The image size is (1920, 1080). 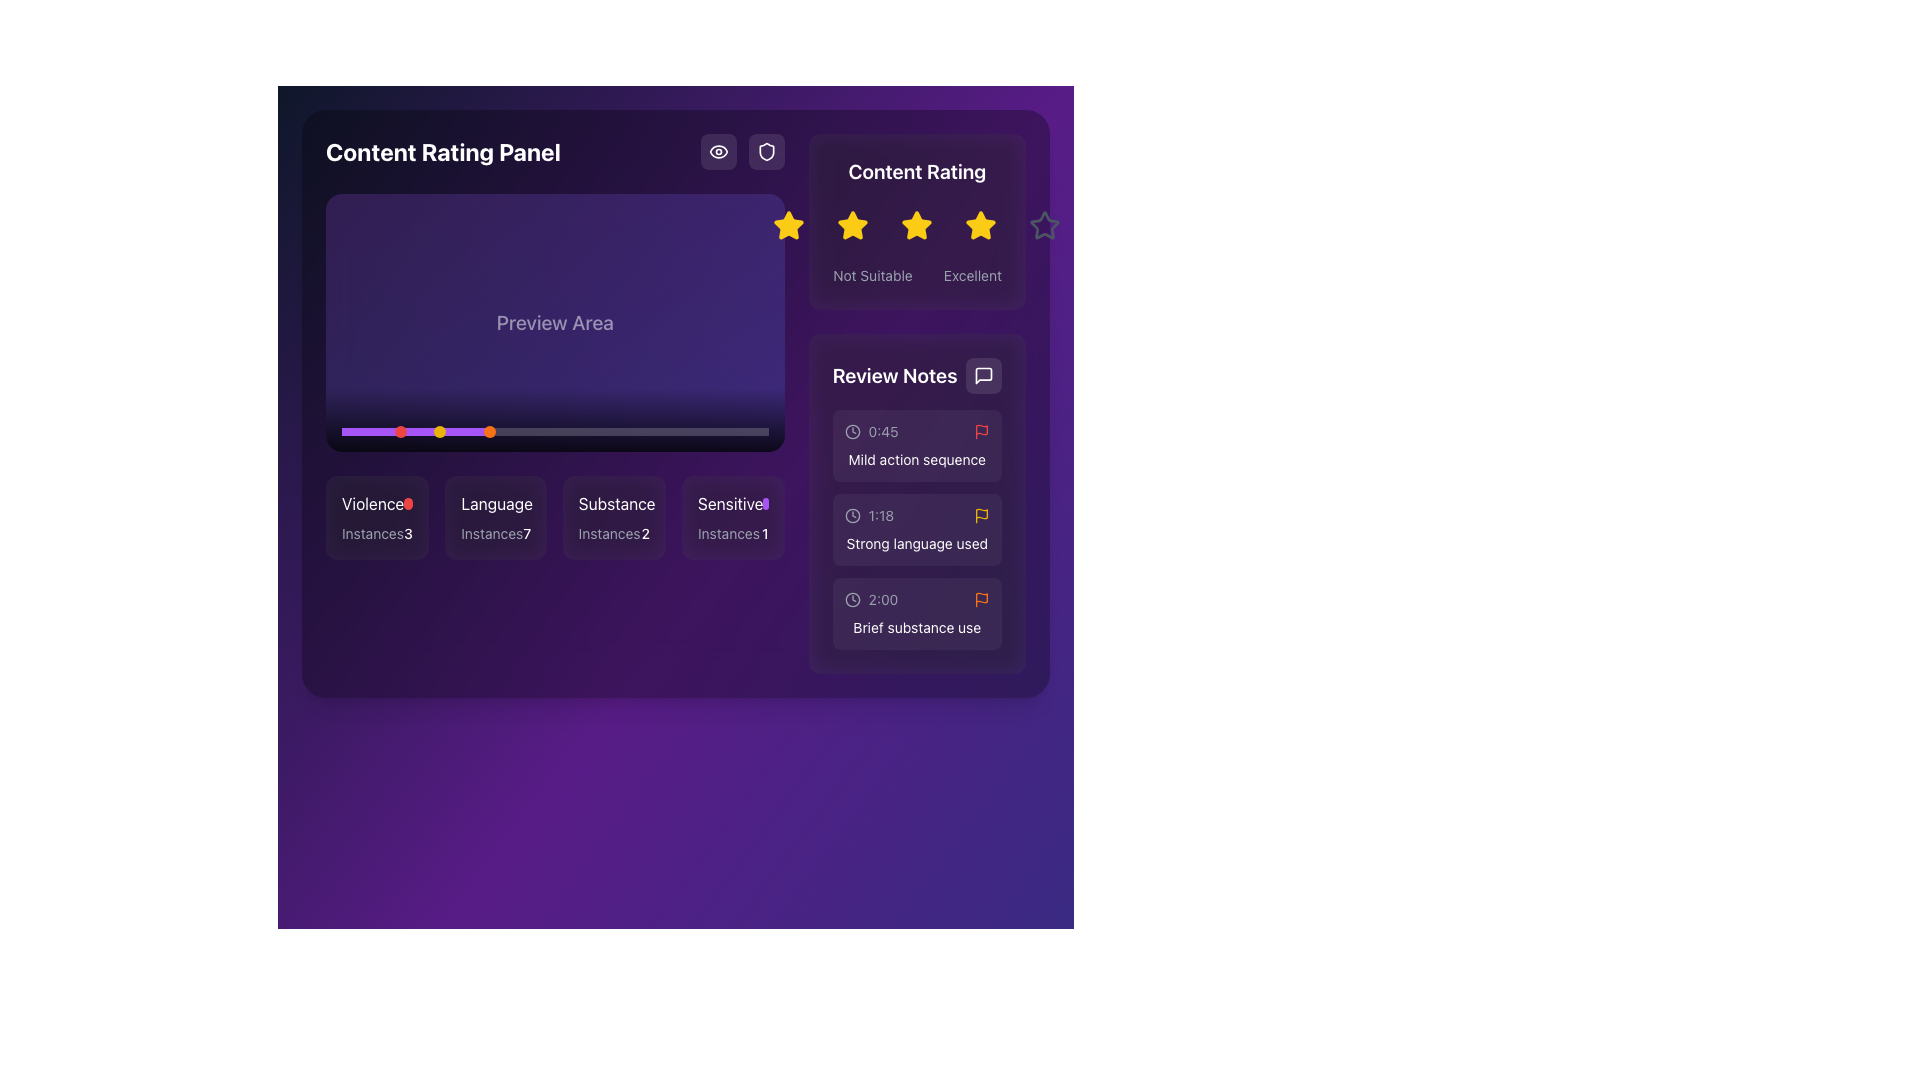 What do you see at coordinates (916, 543) in the screenshot?
I see `the text label displaying 'Strong language used' in the 'Review Notes' section, which is styled in white on a dark background and positioned between the notes 'Mild action sequence' and 'Brief substance use'` at bounding box center [916, 543].